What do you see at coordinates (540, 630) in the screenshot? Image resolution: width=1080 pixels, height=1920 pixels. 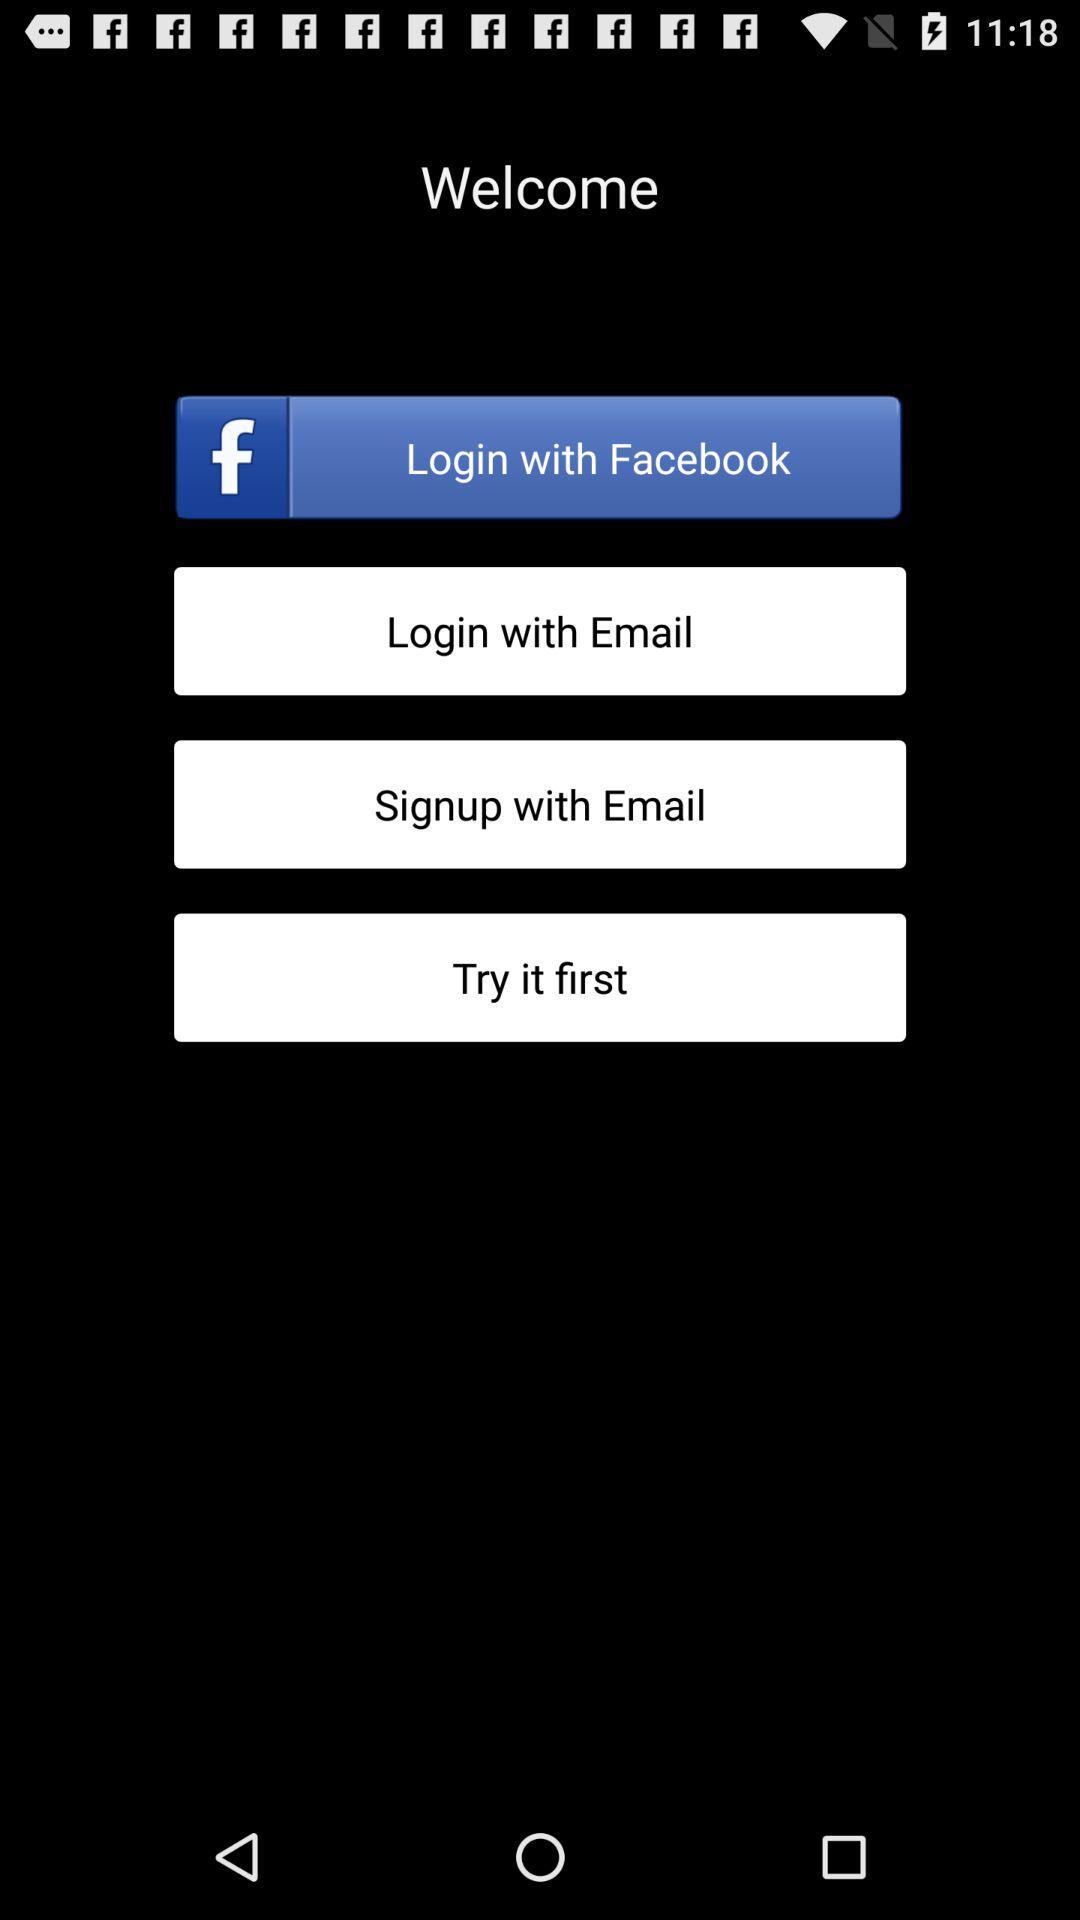 I see `login with email` at bounding box center [540, 630].